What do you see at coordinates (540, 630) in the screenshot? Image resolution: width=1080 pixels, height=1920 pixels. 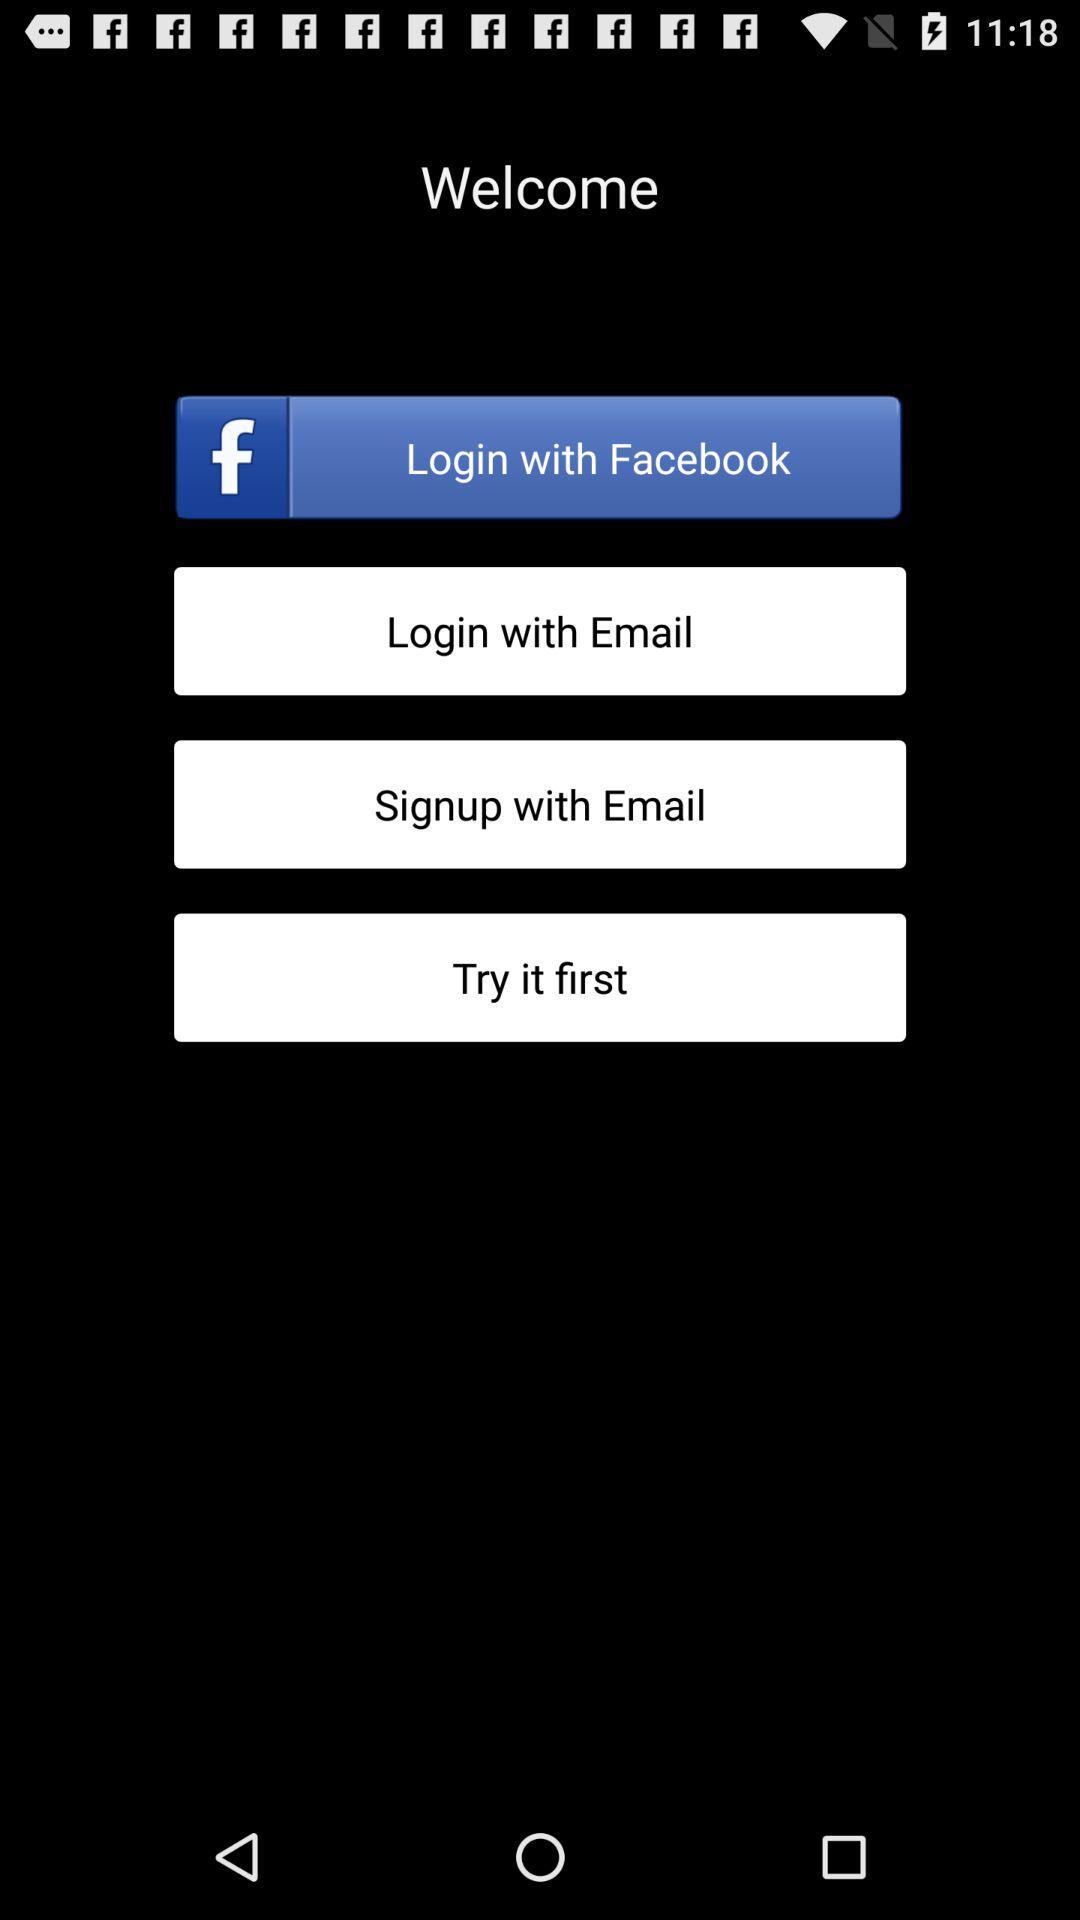 I see `login with email` at bounding box center [540, 630].